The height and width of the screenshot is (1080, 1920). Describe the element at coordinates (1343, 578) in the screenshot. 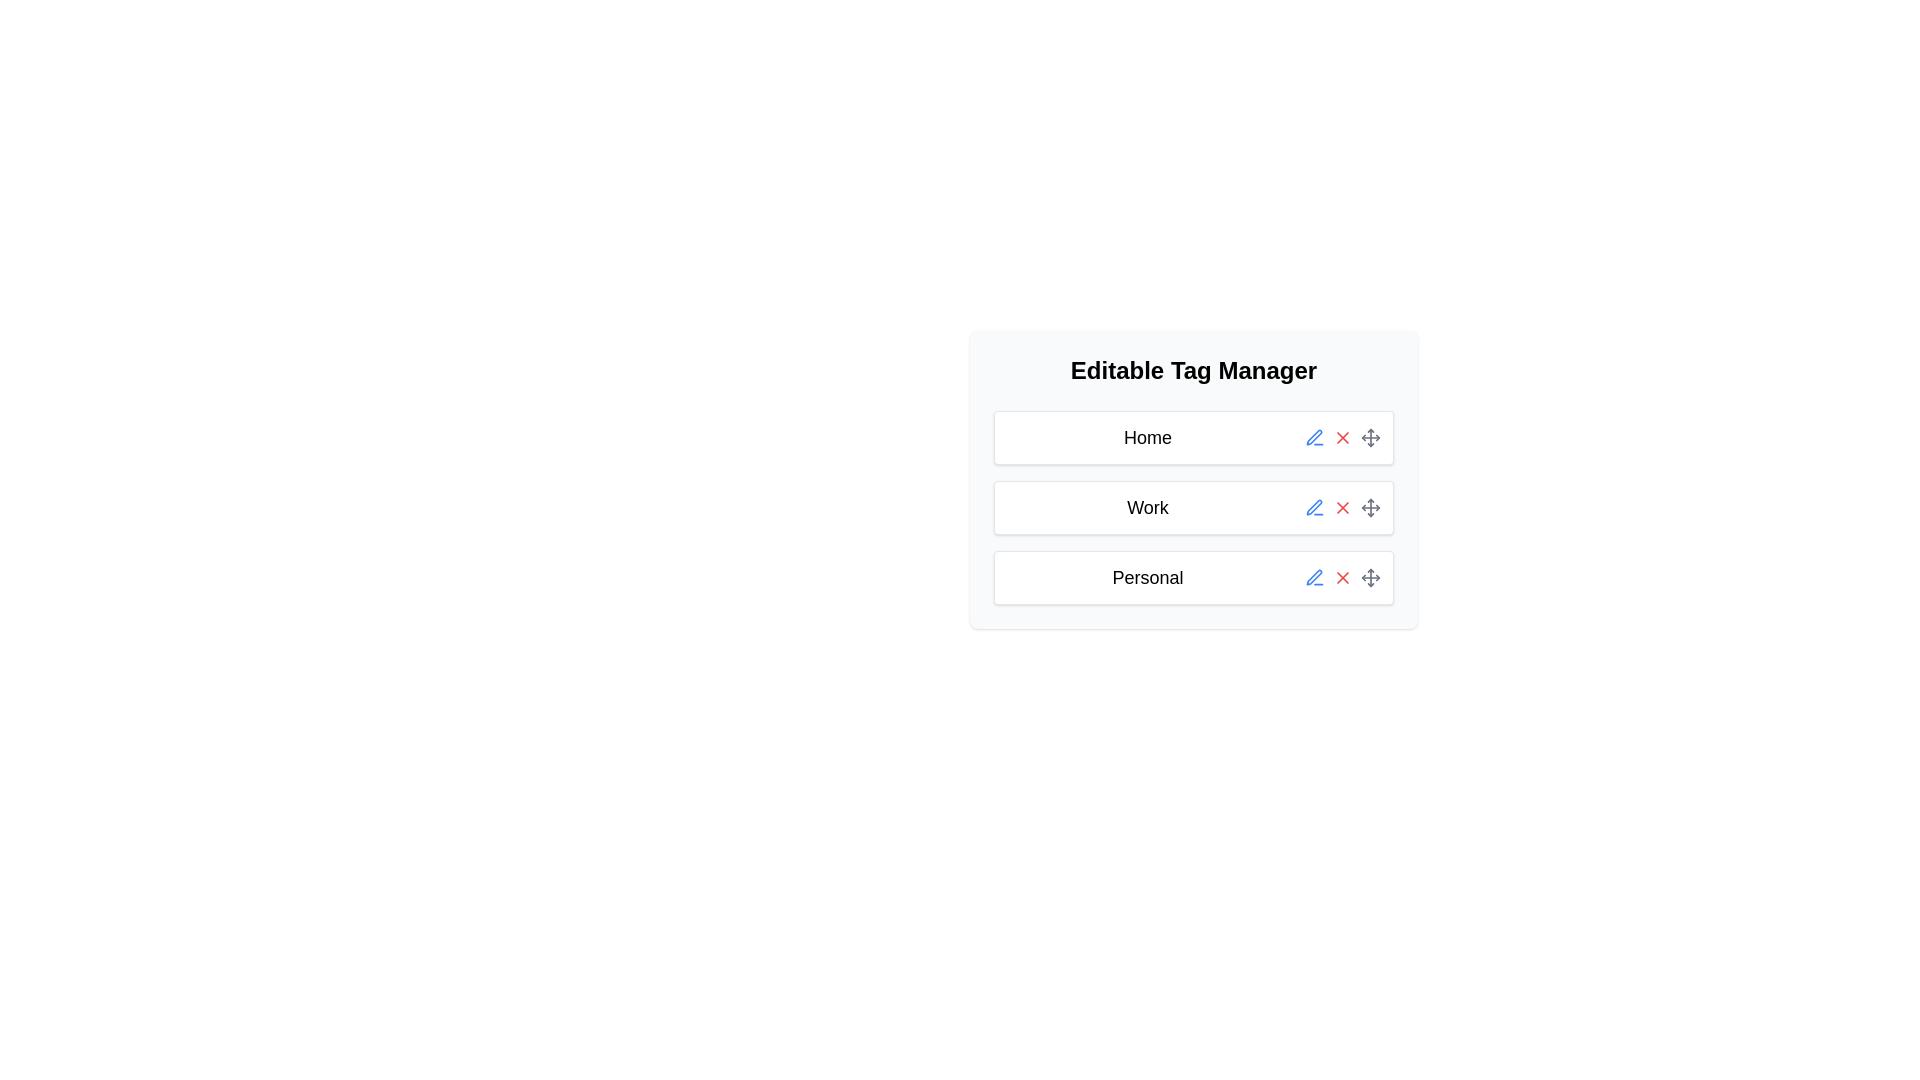

I see `the Icon group consisting of actions (edit, delete, move icons) in the Personal row of the Editable Tag Manager interface` at that location.